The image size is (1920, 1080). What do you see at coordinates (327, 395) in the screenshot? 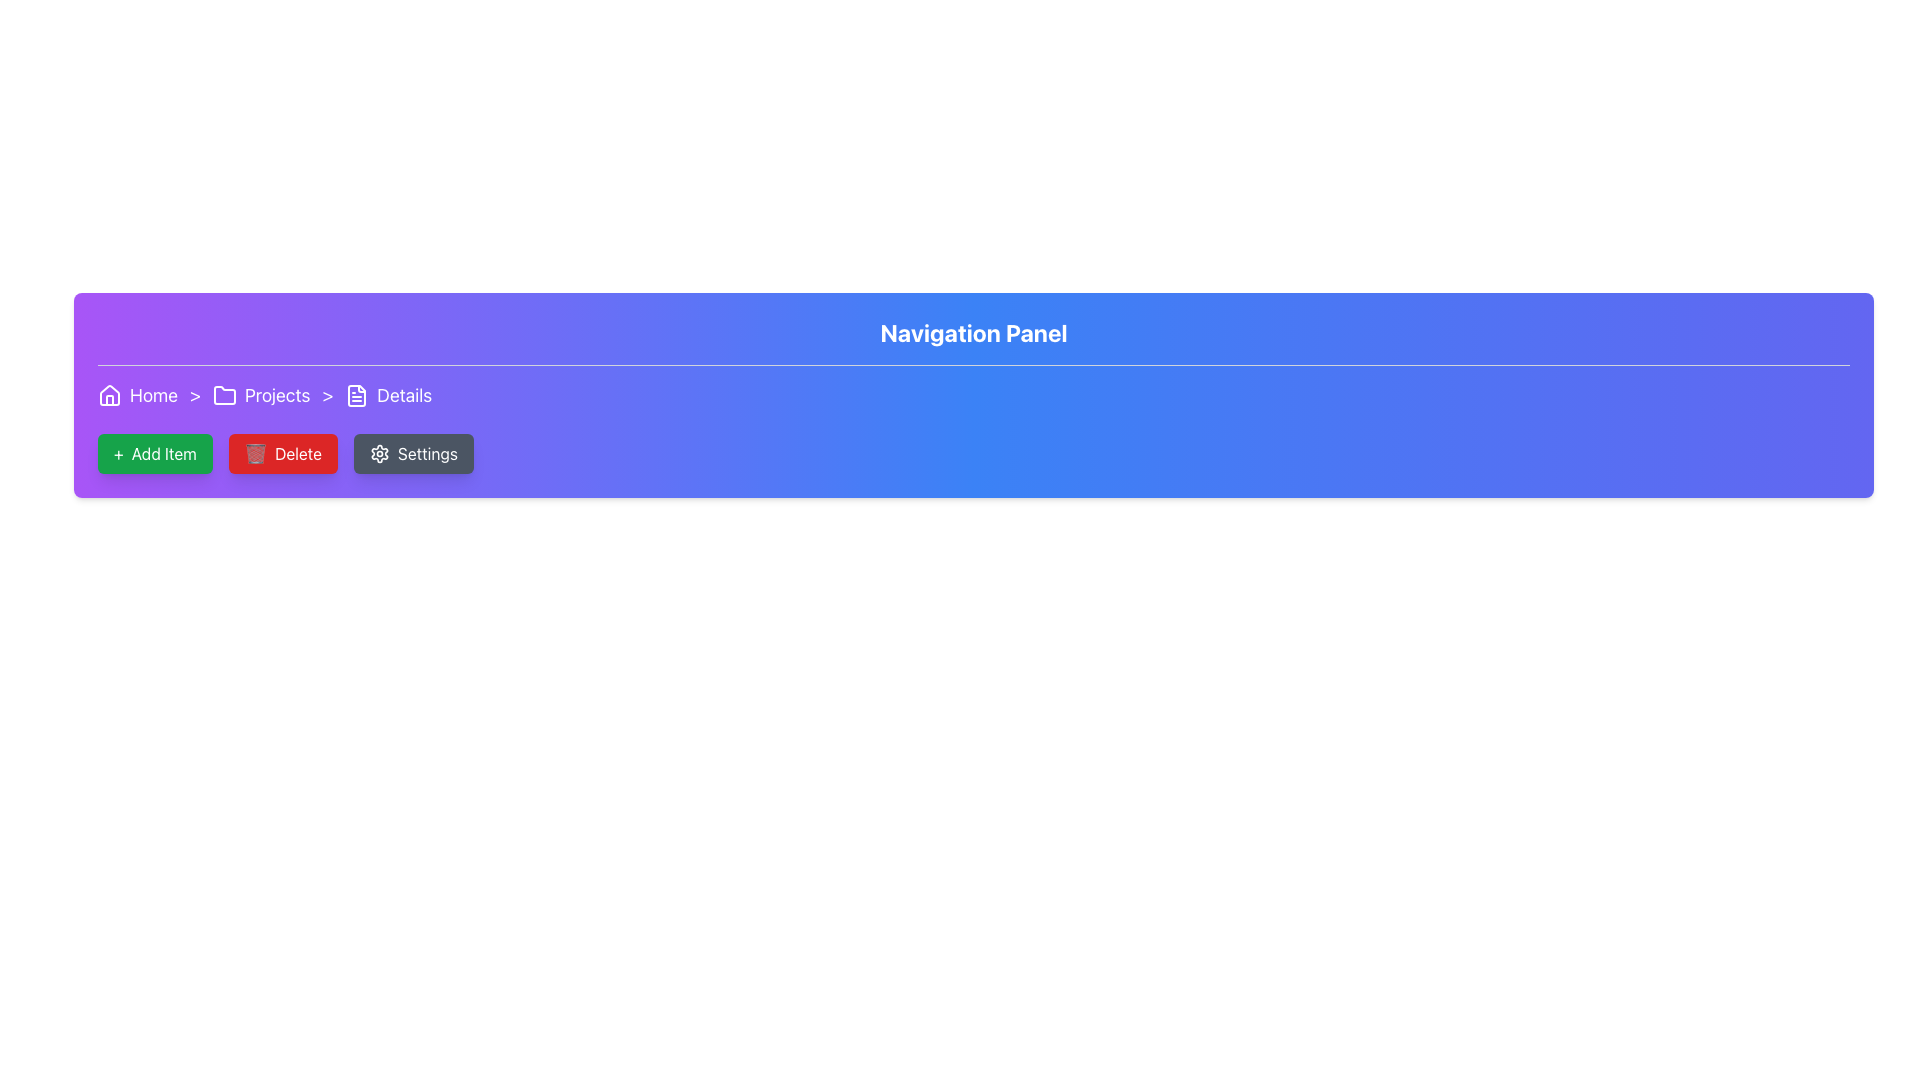
I see `the Arrow glyph used as a breadcrumb separator, which is styled with a '>' character and located between the labels 'Projects' and 'Details'` at bounding box center [327, 395].